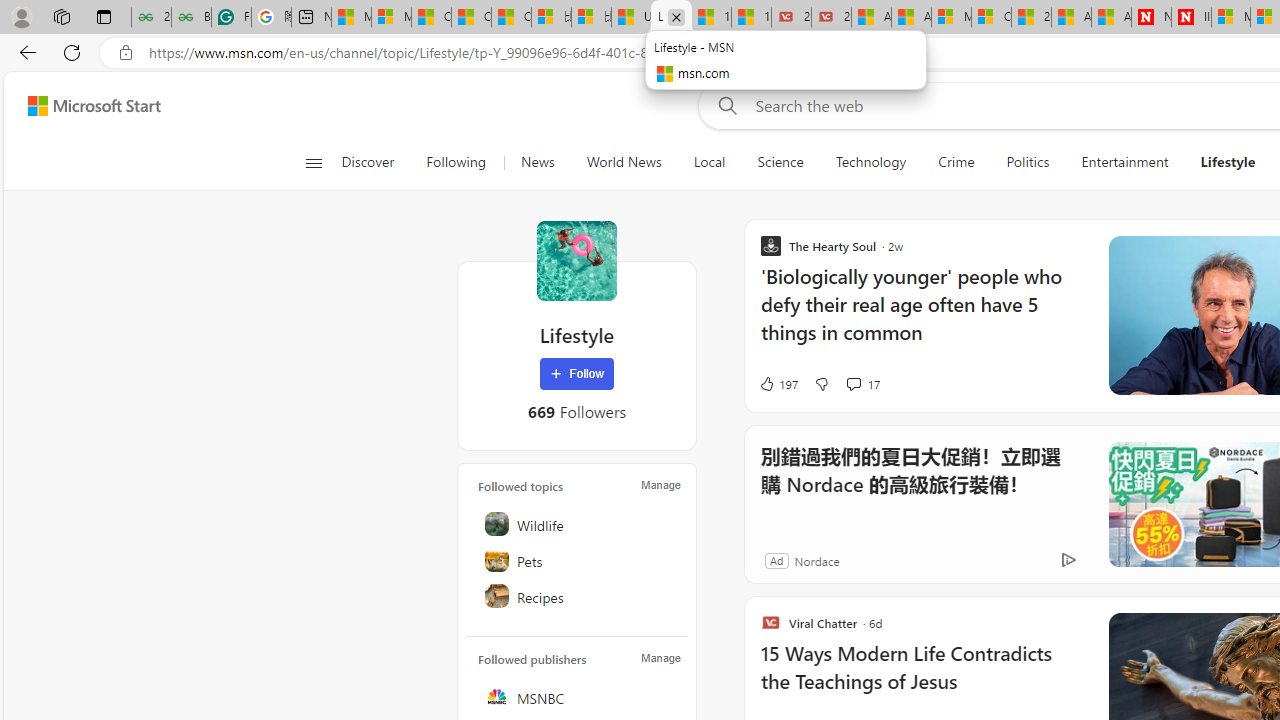 This screenshot has height=720, width=1280. What do you see at coordinates (1191, 17) in the screenshot?
I see `'Illness news & latest pictures from Newsweek.com'` at bounding box center [1191, 17].